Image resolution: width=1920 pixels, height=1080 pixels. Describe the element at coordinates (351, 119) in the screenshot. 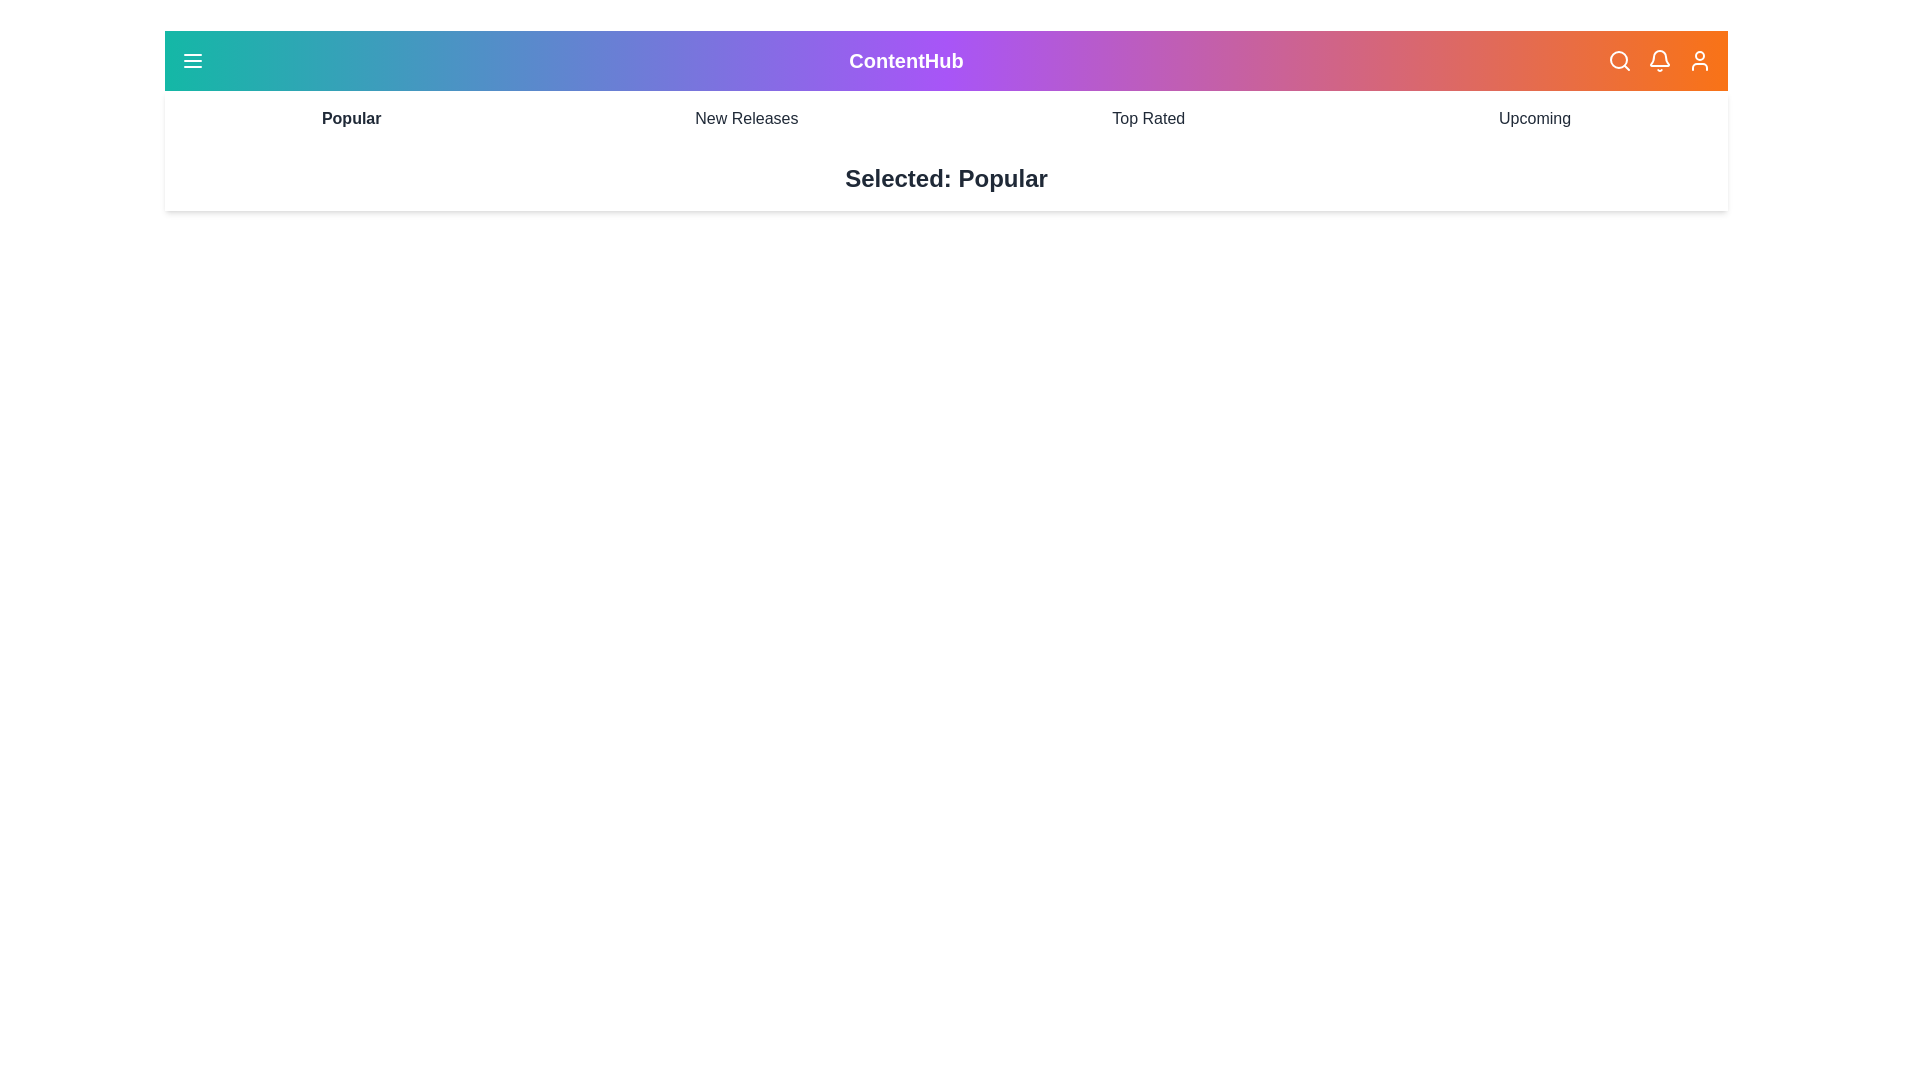

I see `the category Popular to select it` at that location.